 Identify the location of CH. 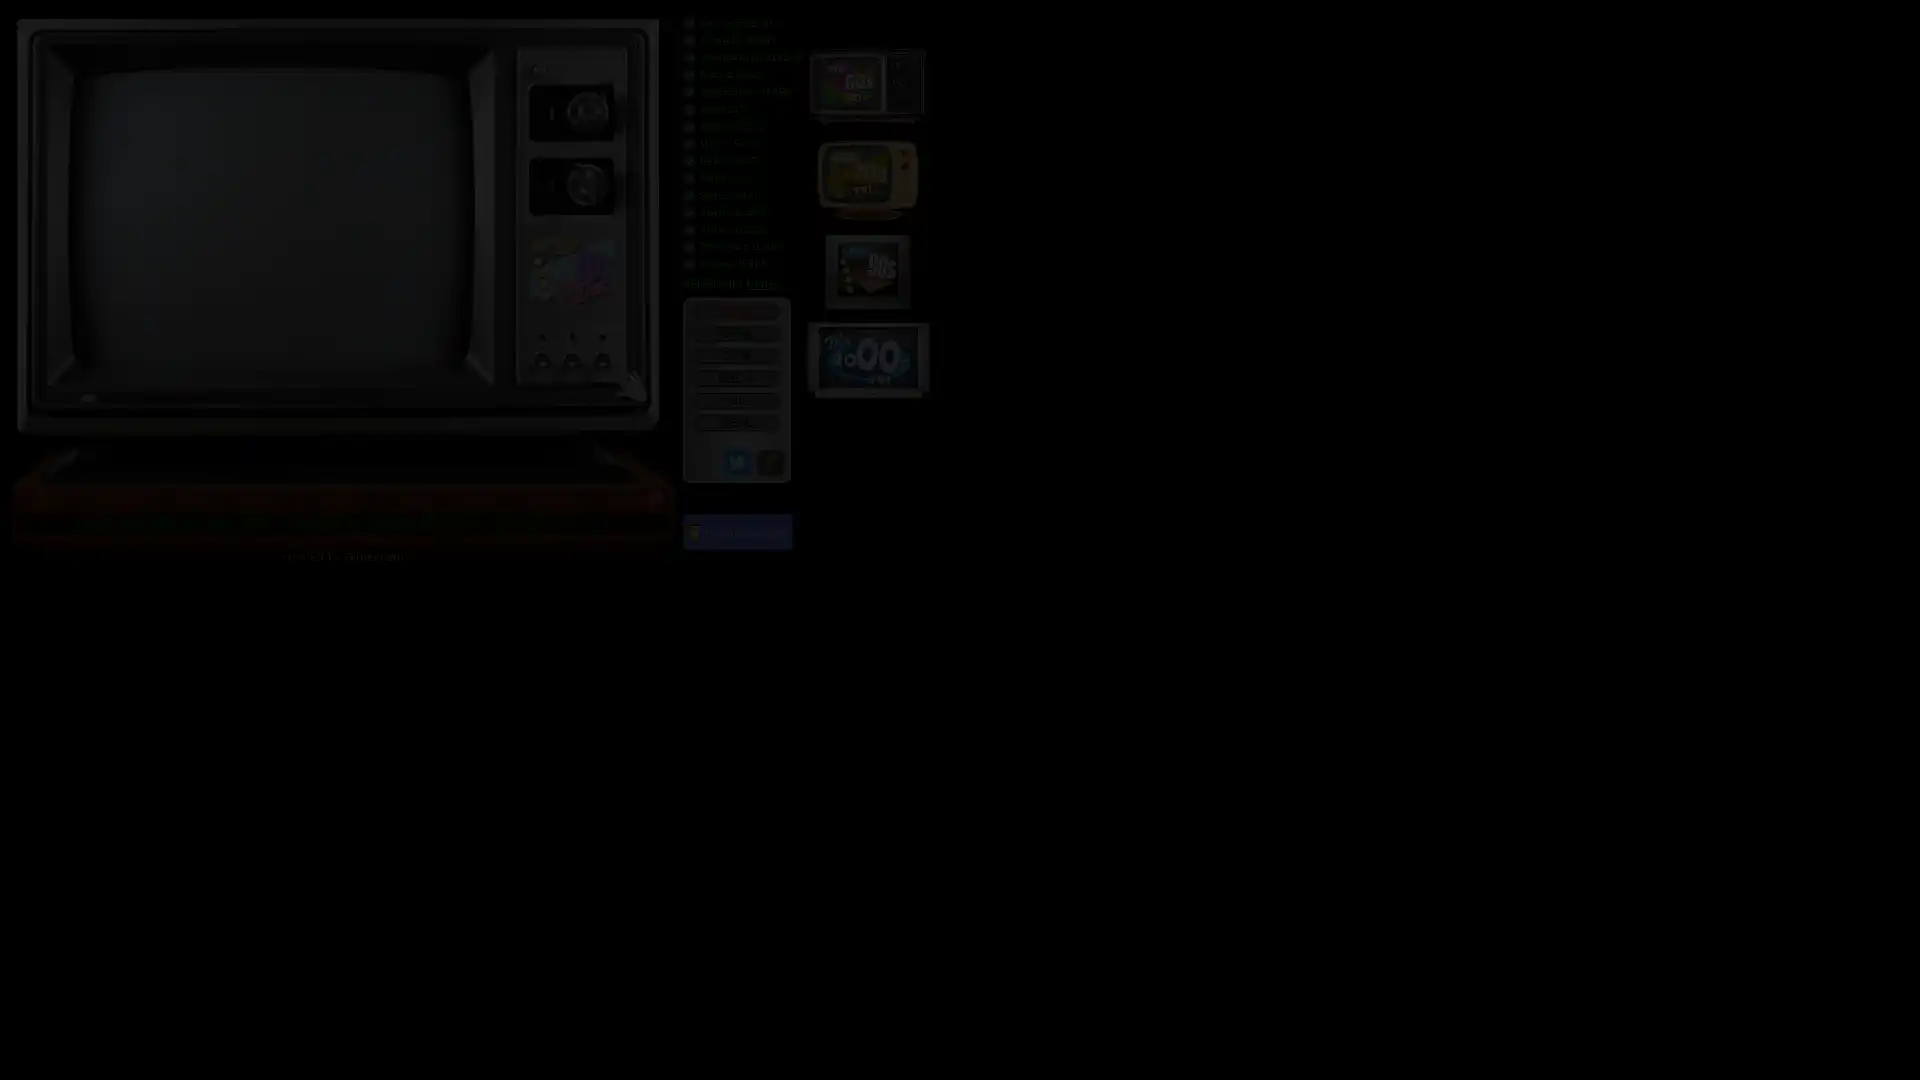
(734, 354).